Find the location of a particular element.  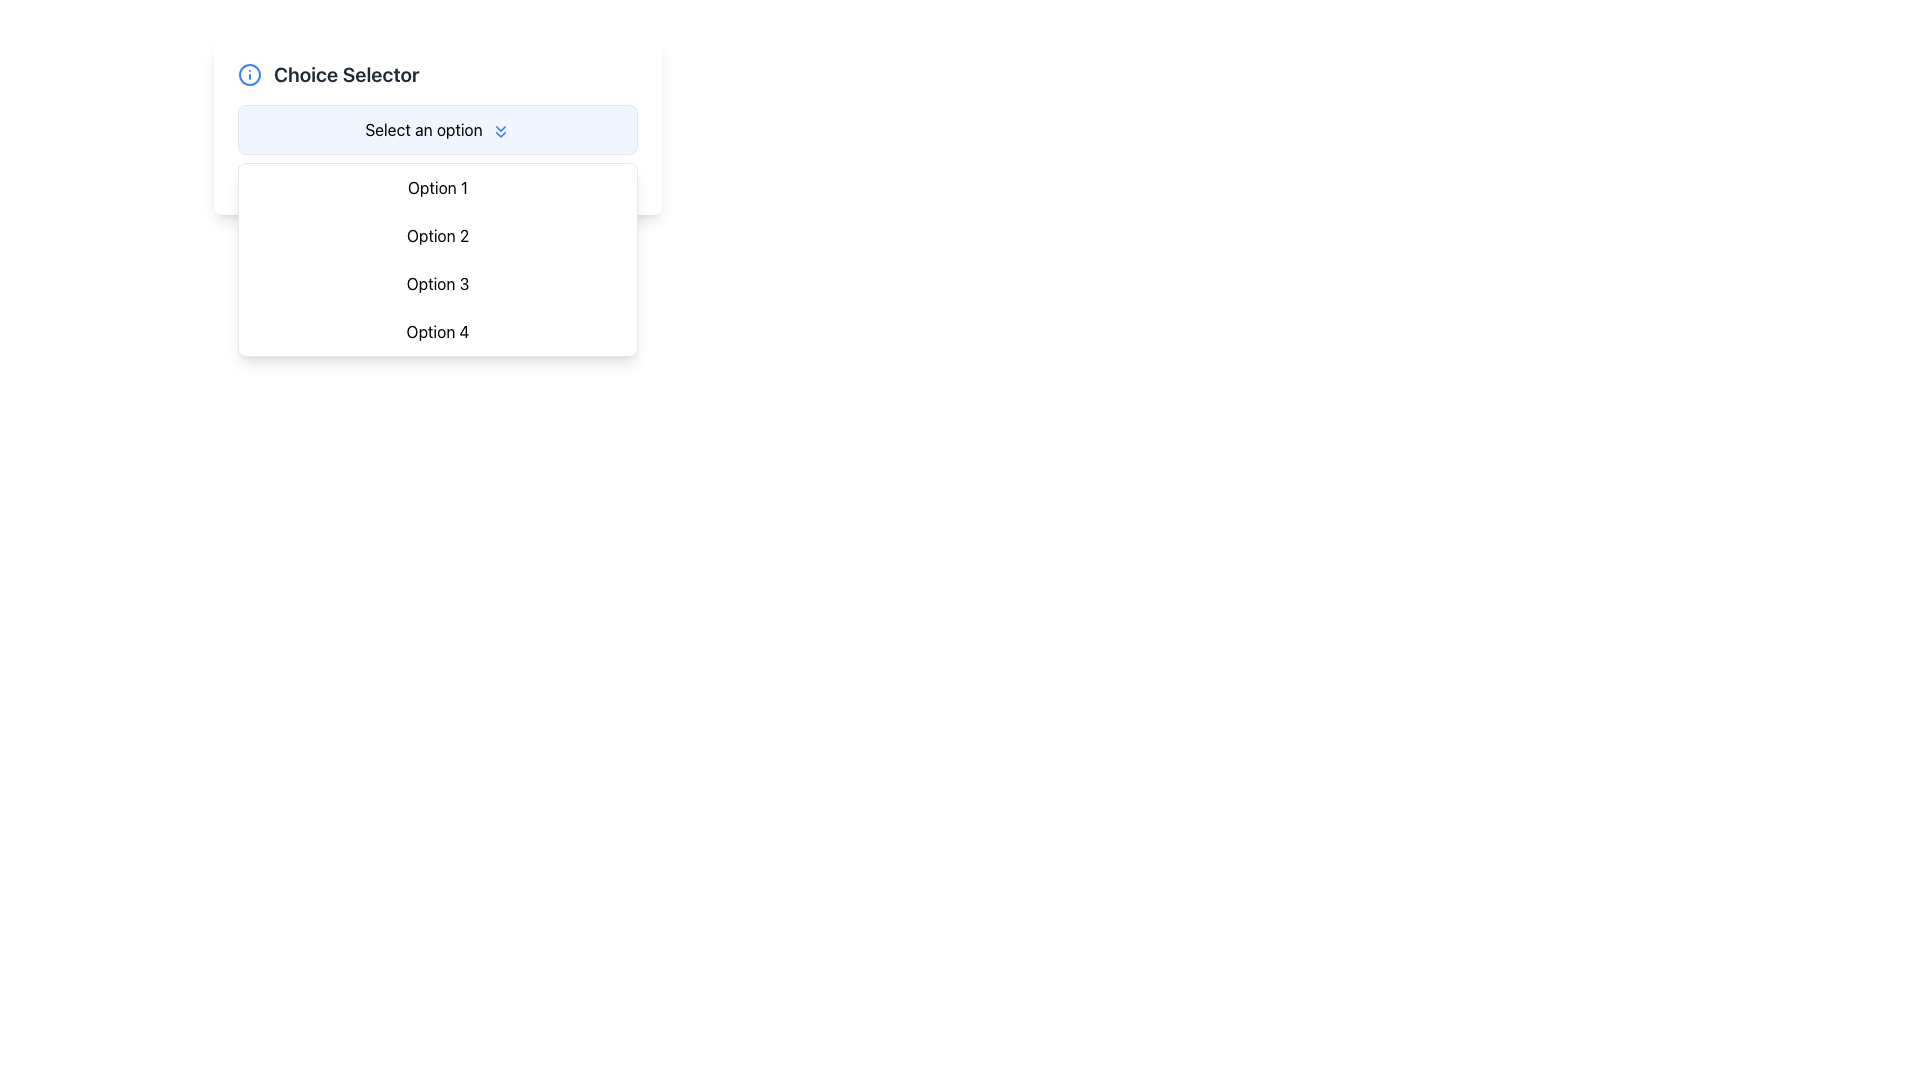

the selectable list item labeled 'Option 2' is located at coordinates (436, 234).